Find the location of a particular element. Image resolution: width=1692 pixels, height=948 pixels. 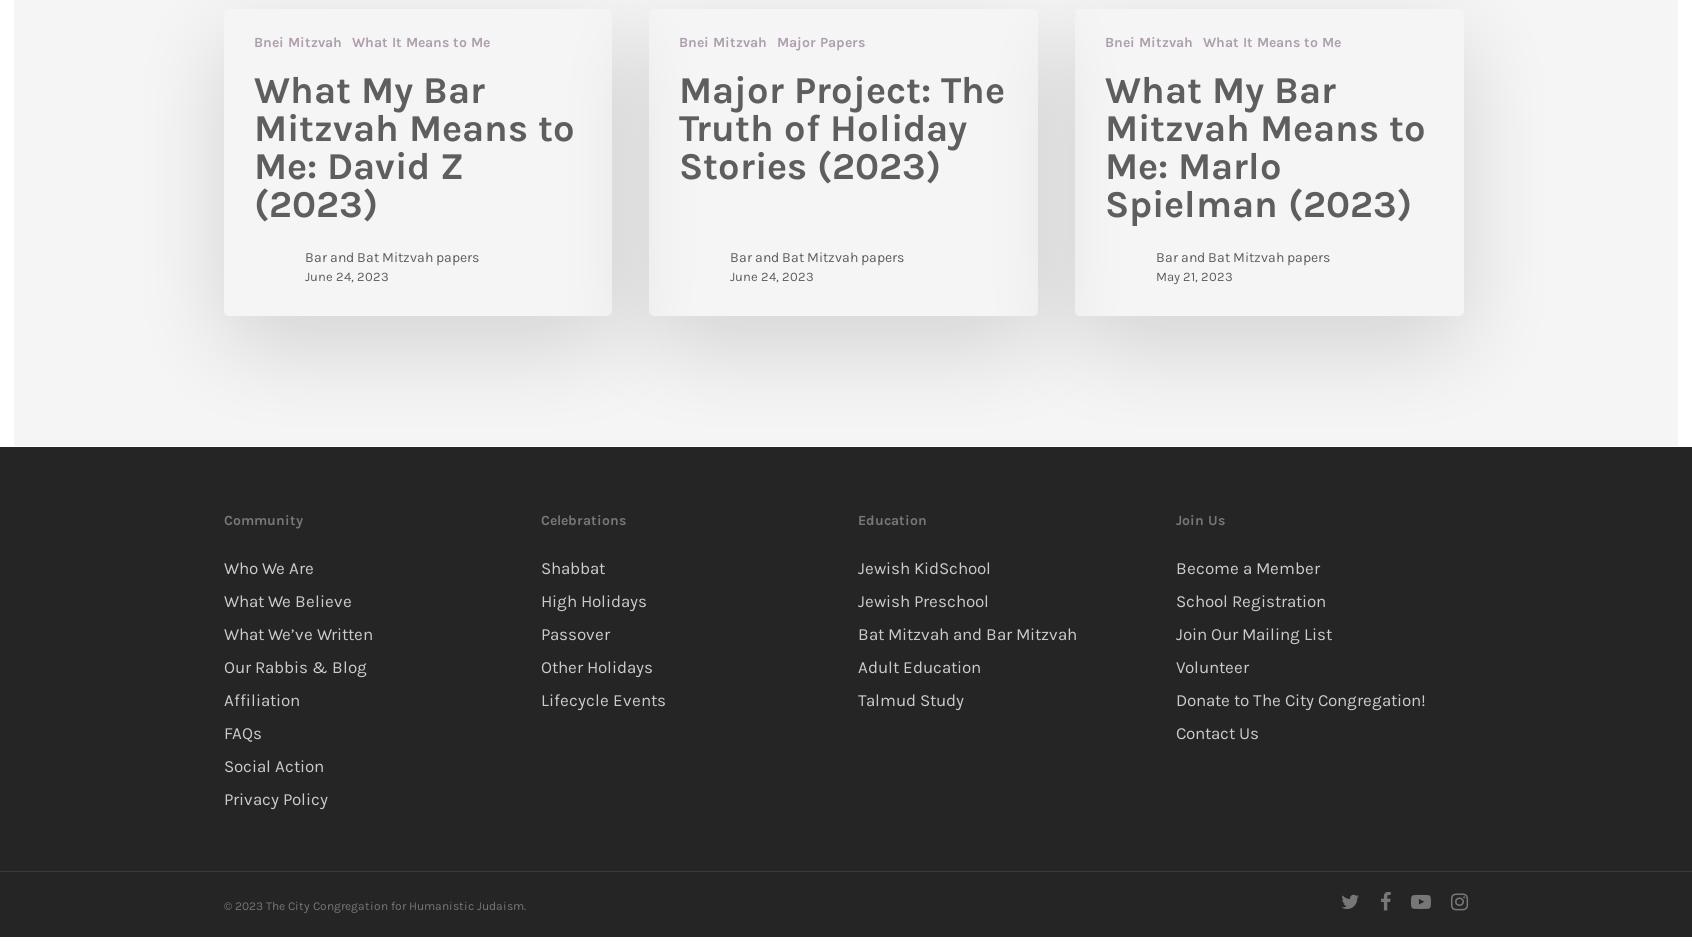

'Adult Education' is located at coordinates (857, 664).